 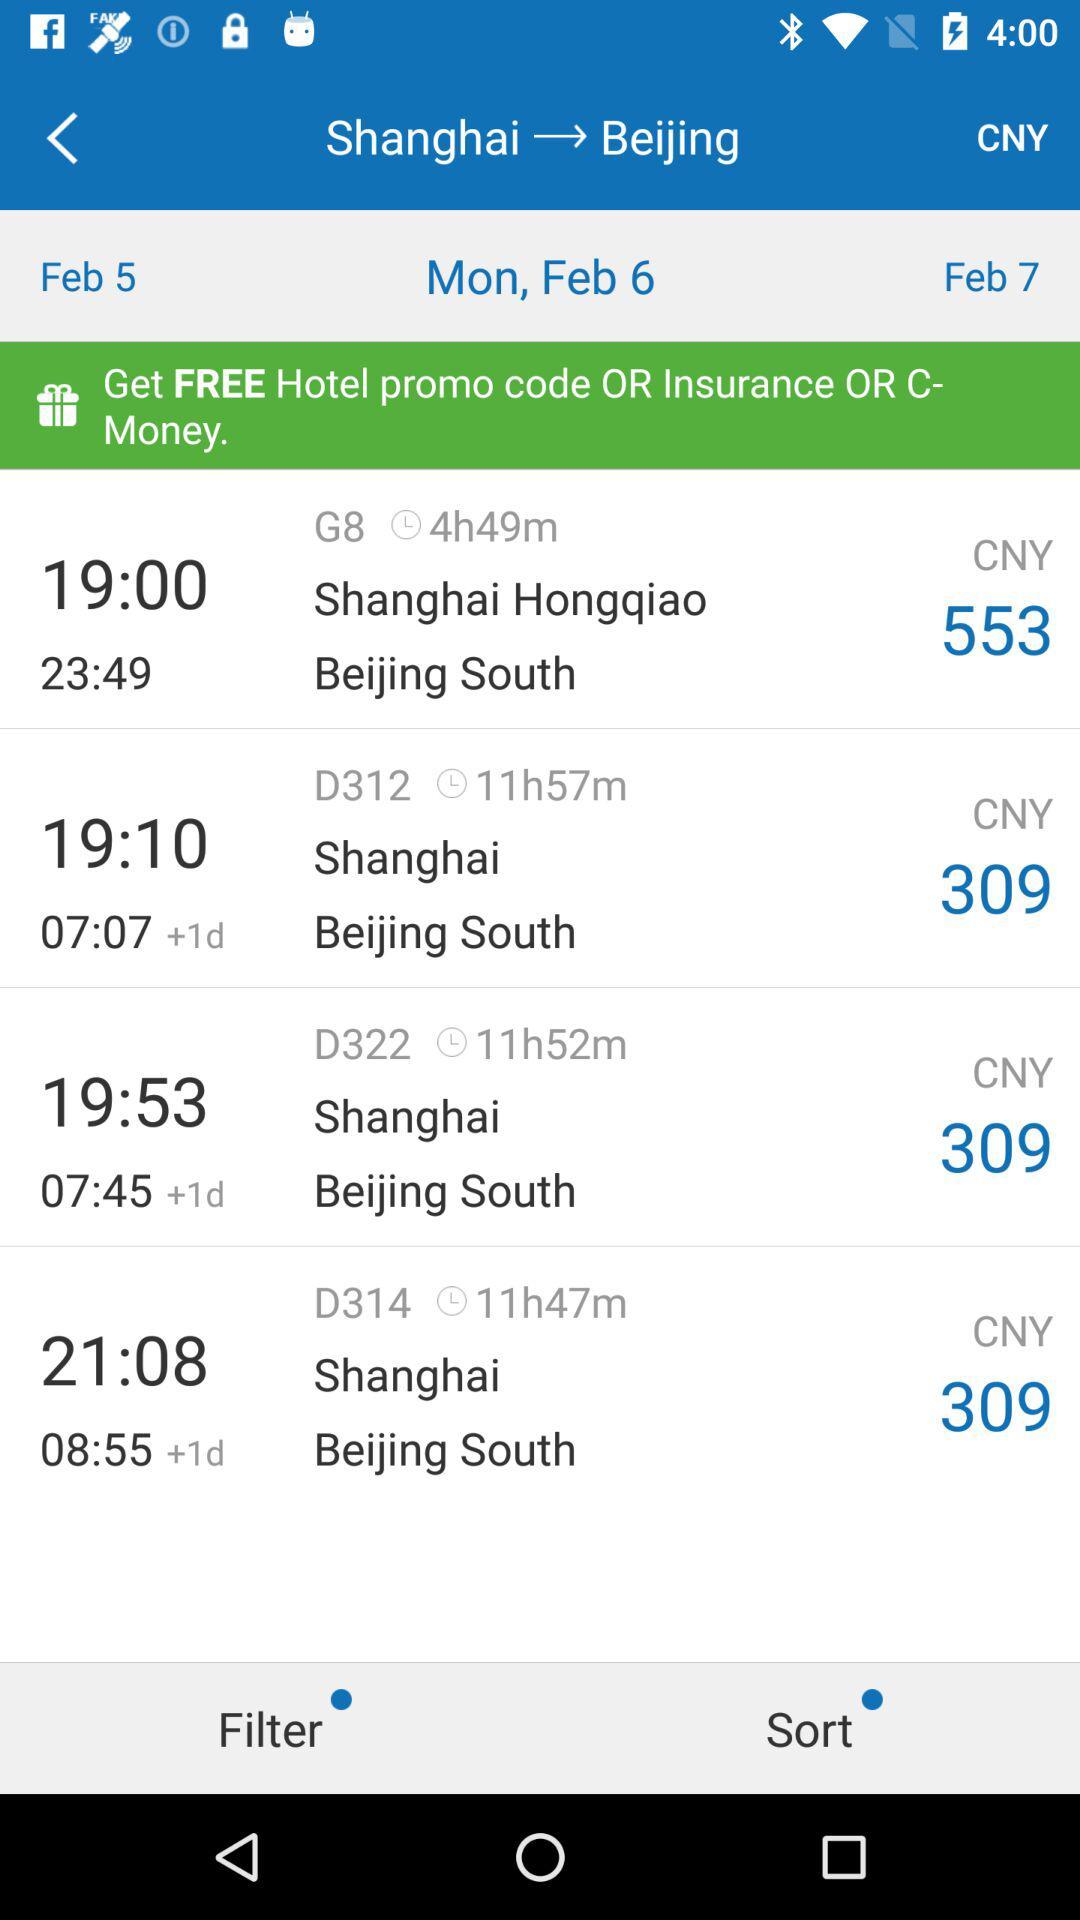 What do you see at coordinates (945, 274) in the screenshot?
I see `the icon below the cny` at bounding box center [945, 274].